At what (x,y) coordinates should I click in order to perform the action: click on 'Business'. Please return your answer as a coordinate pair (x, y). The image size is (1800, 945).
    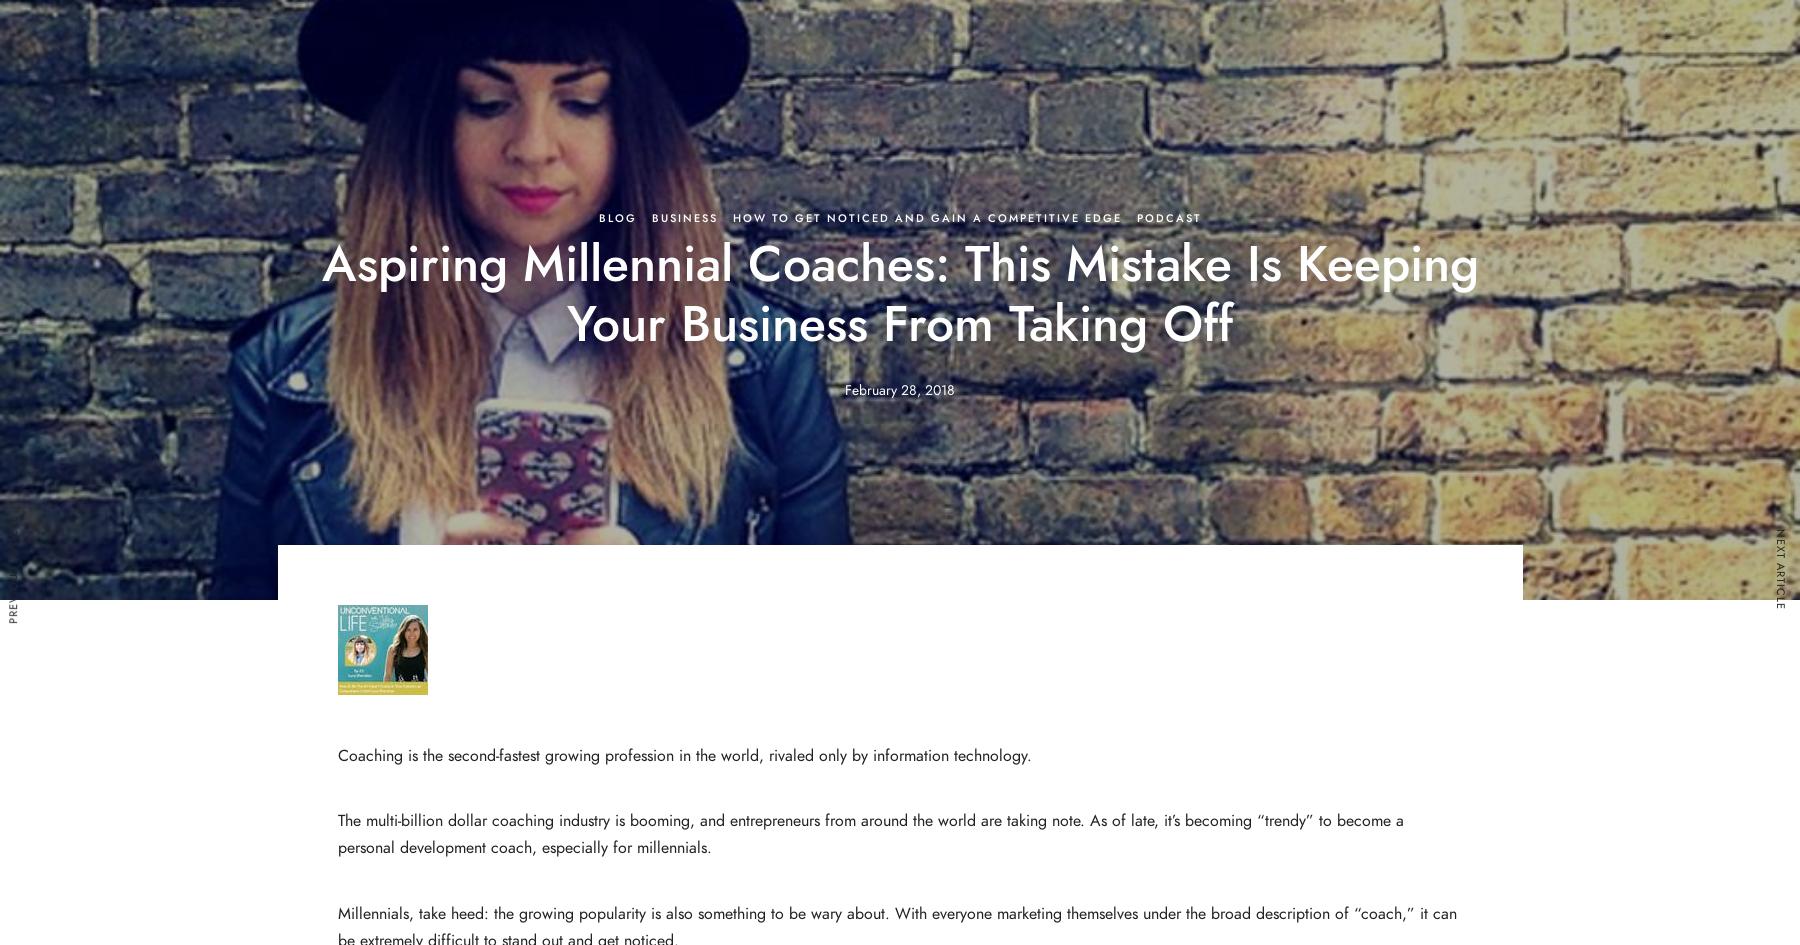
    Looking at the image, I should click on (683, 217).